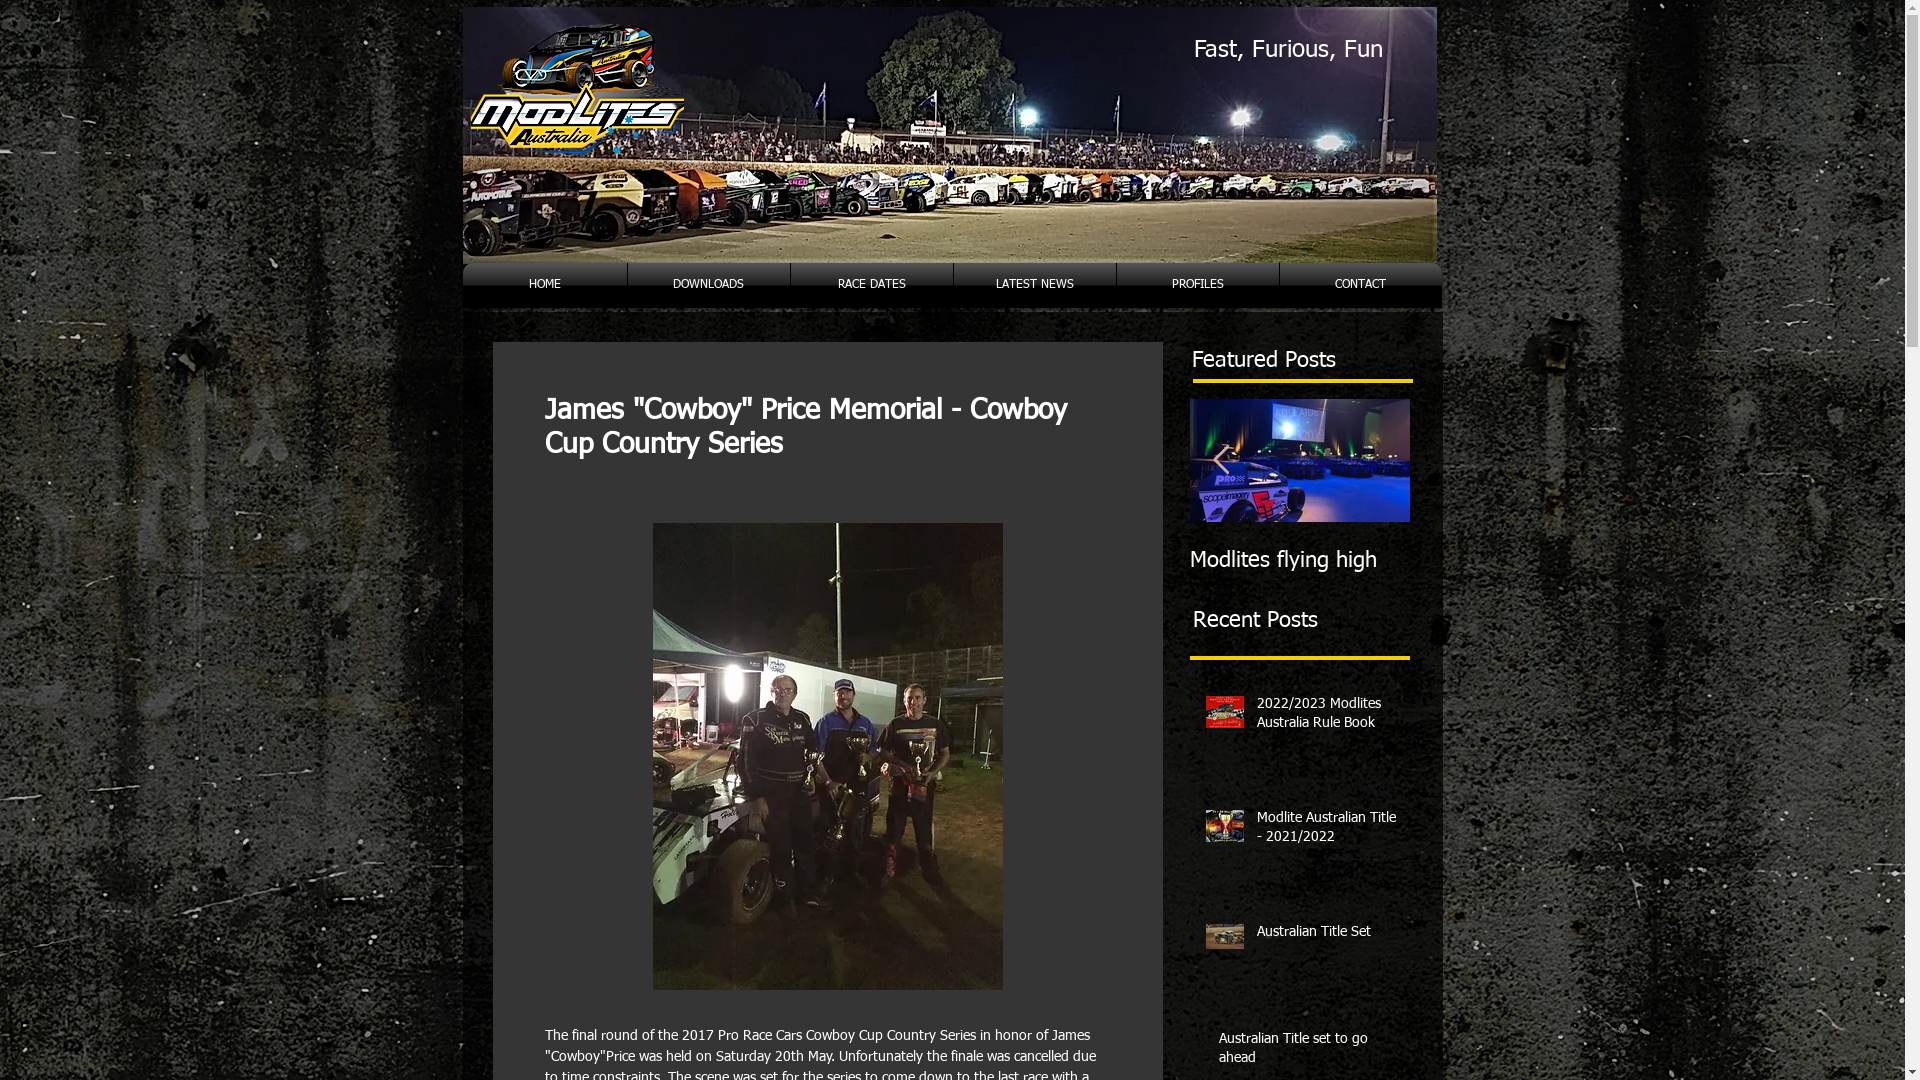 This screenshot has width=1920, height=1080. I want to click on 'HOME', so click(460, 285).